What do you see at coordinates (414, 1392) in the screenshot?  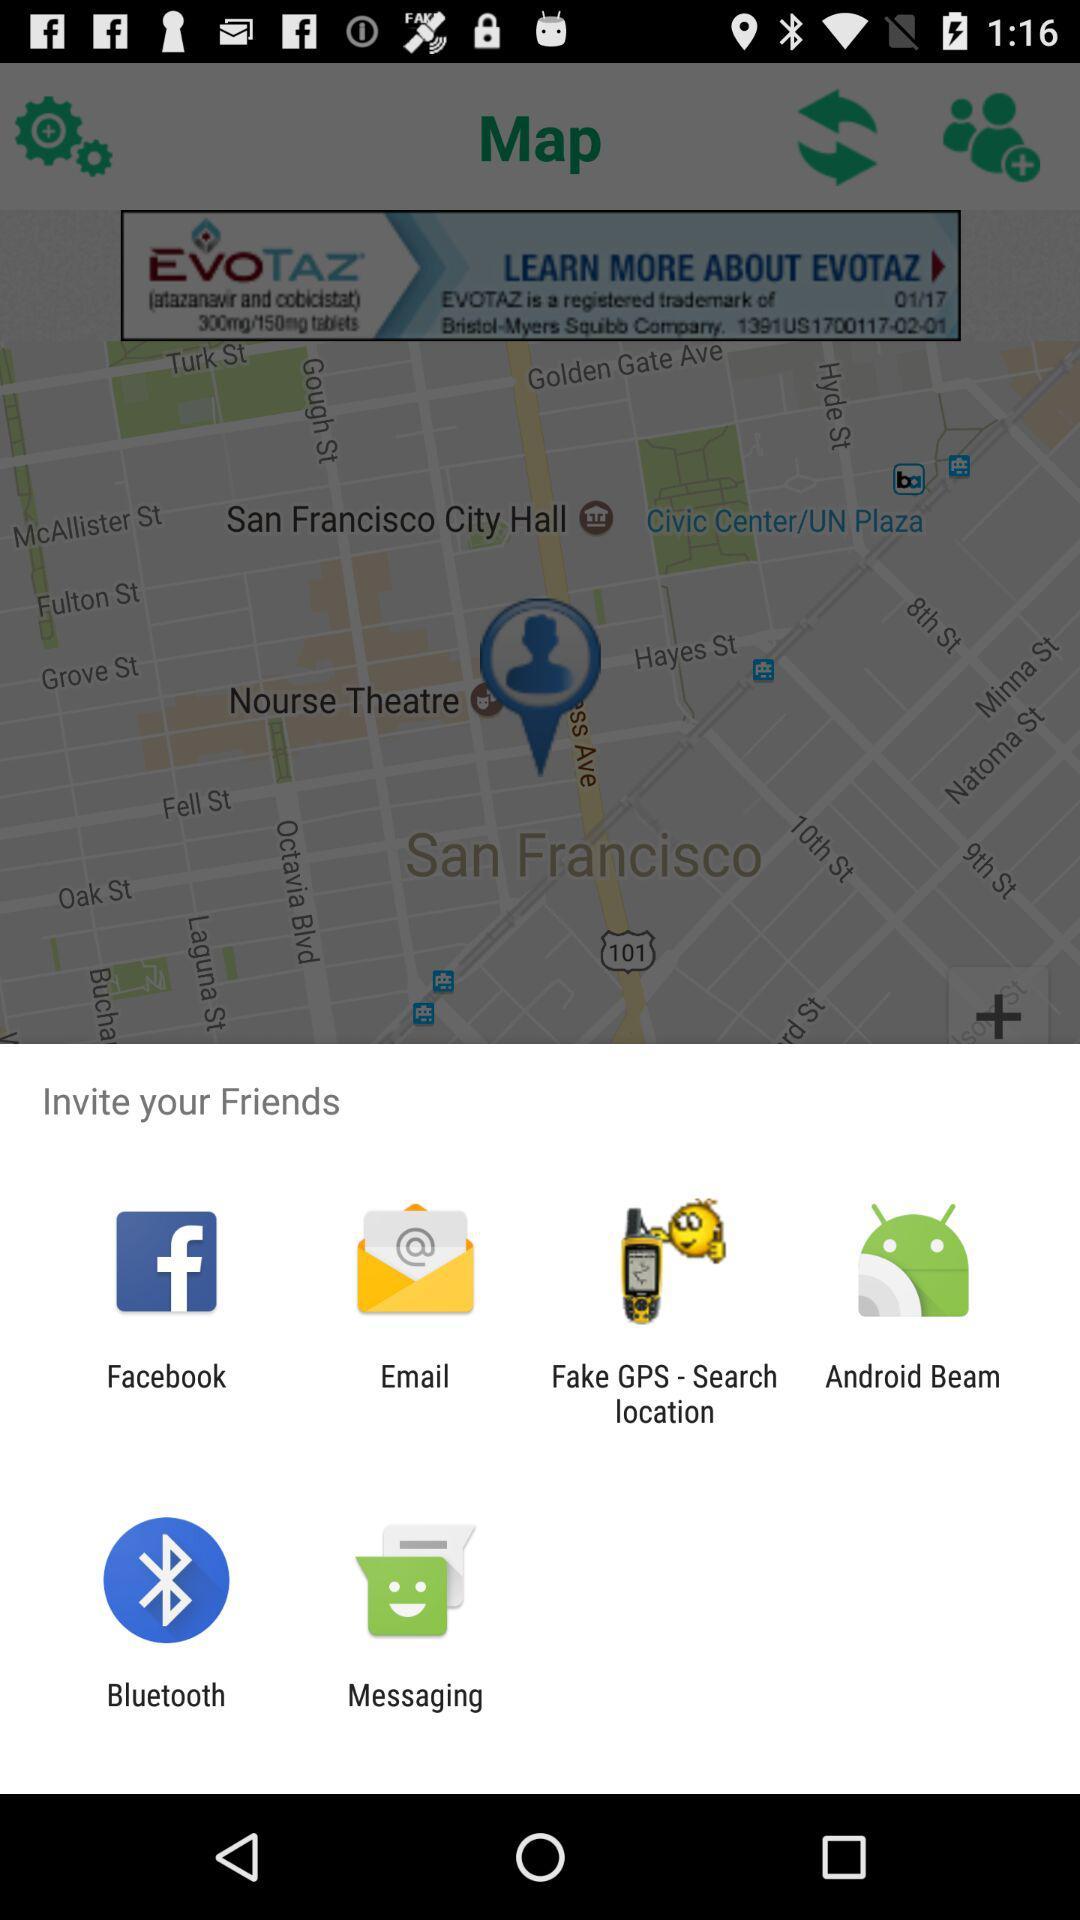 I see `app next to fake gps search icon` at bounding box center [414, 1392].